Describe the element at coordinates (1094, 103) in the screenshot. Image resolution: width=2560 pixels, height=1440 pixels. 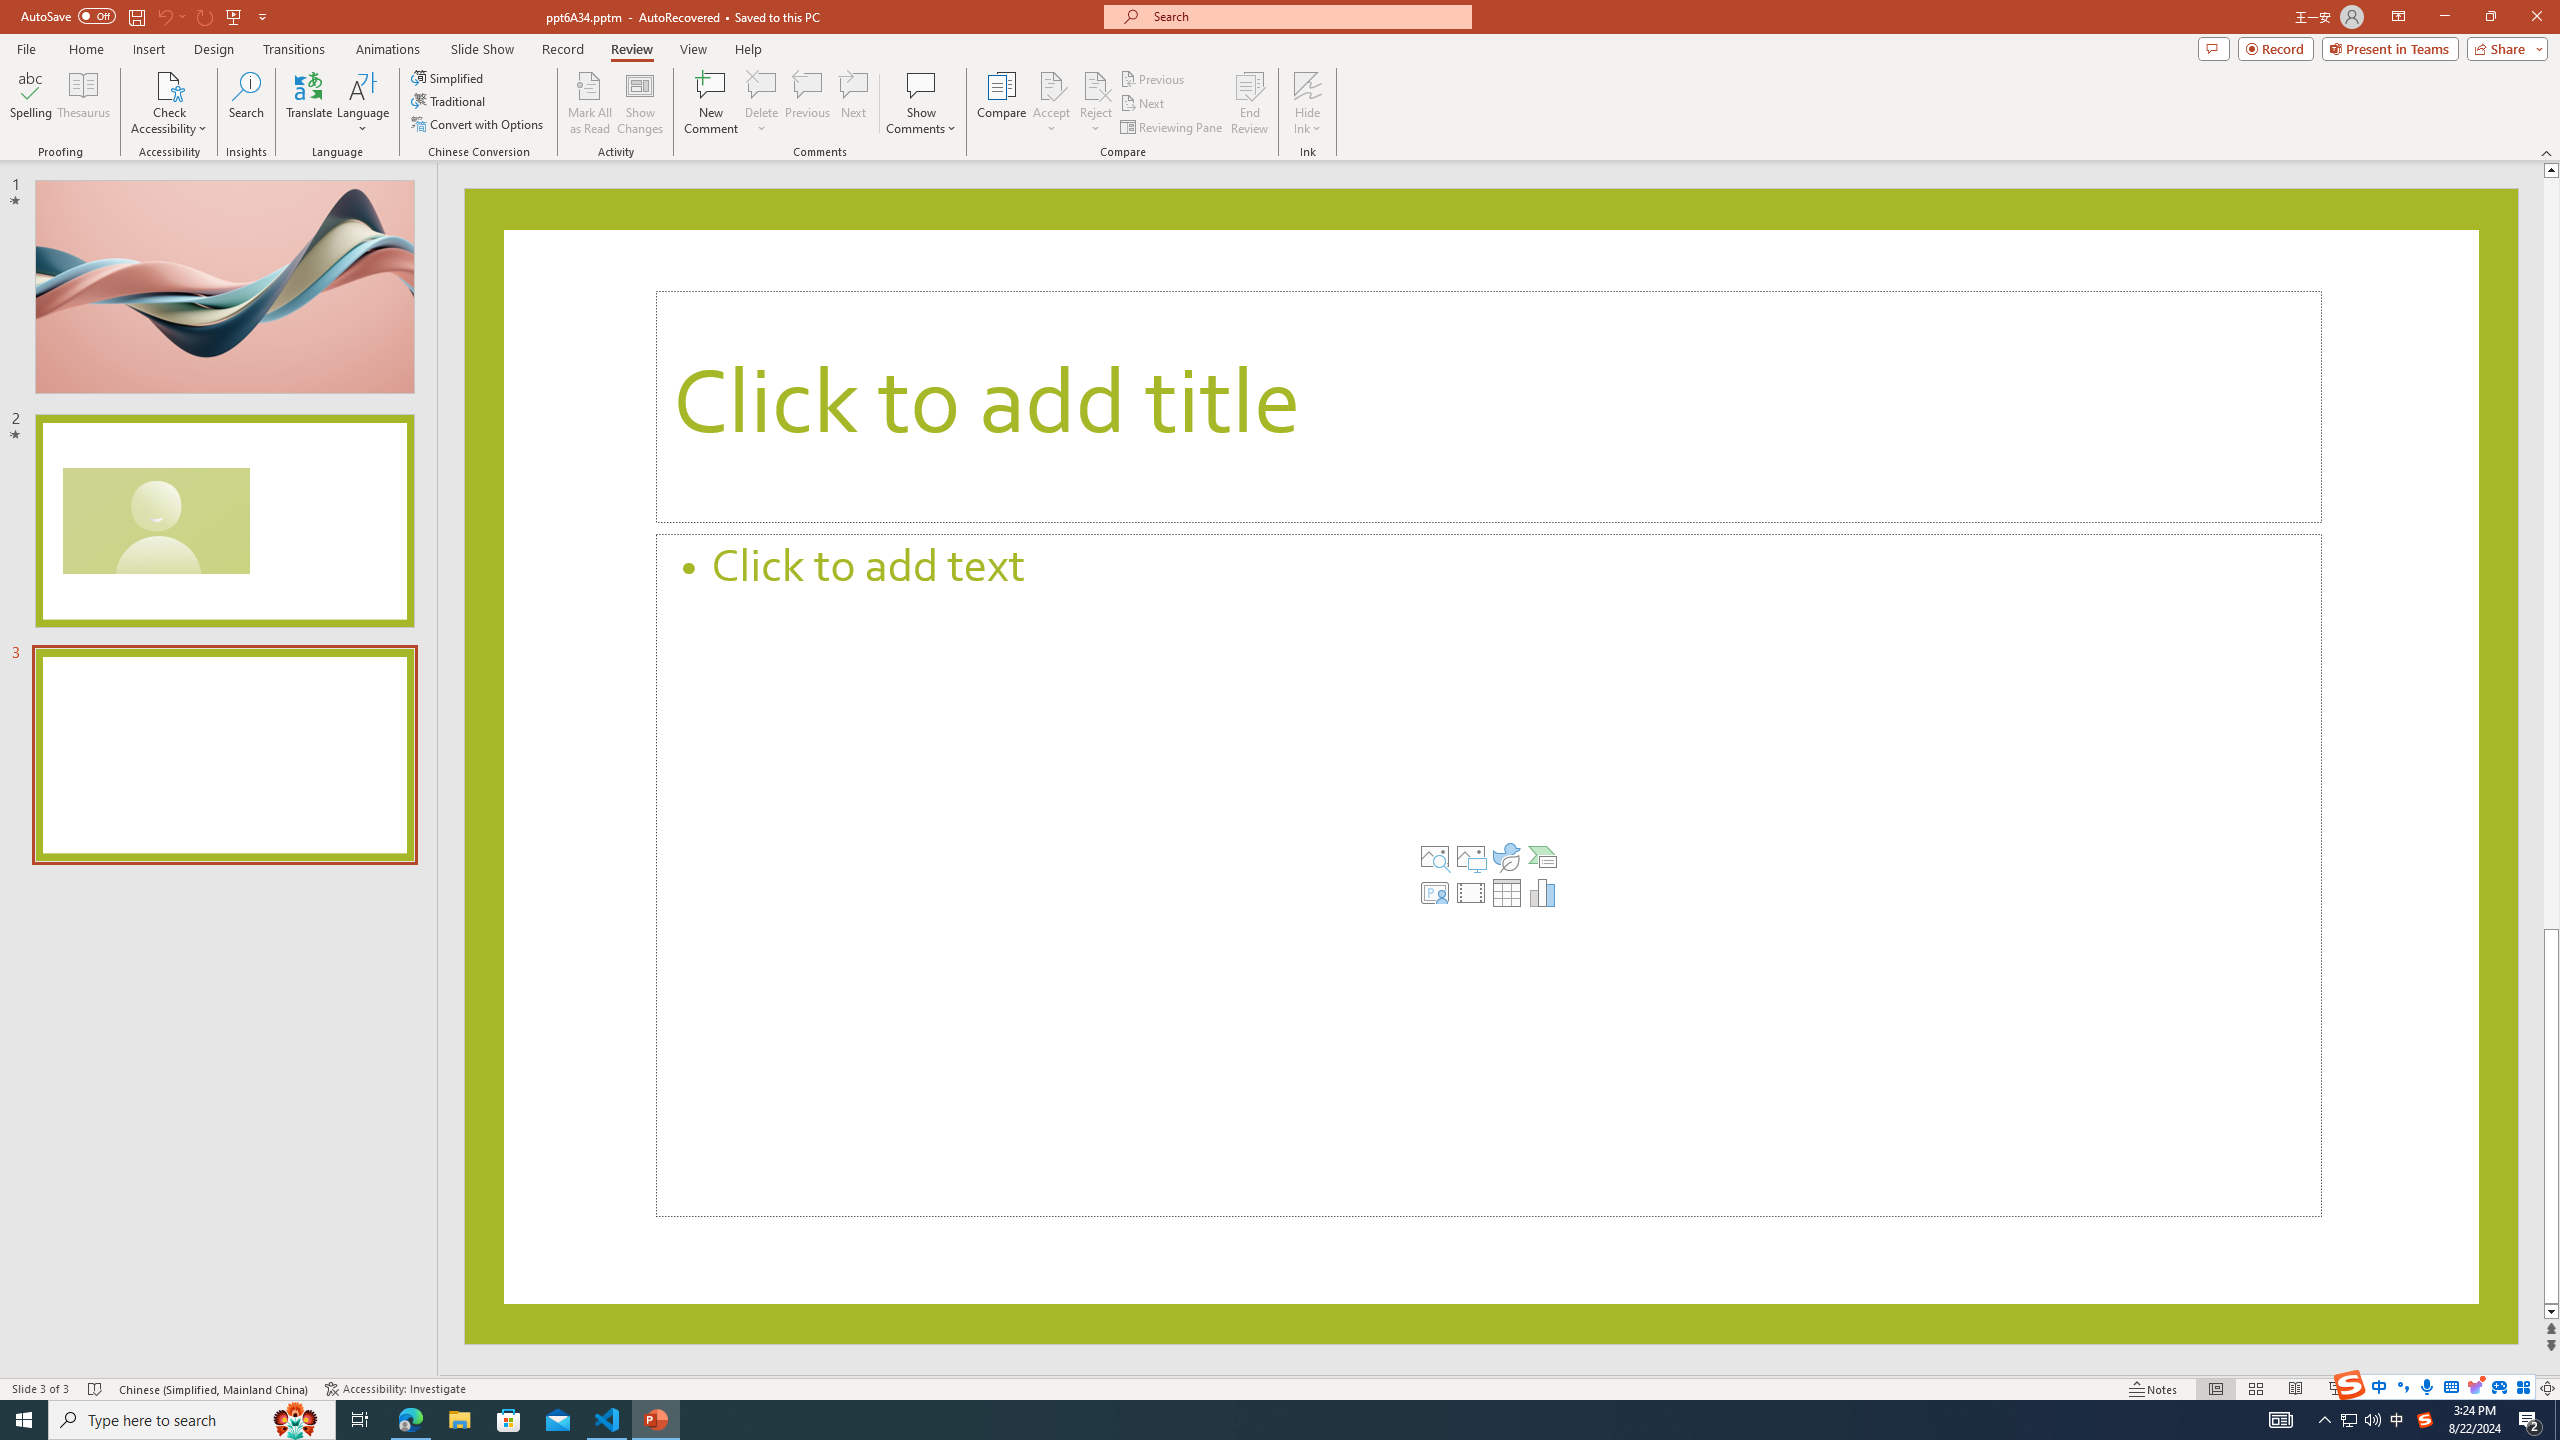
I see `'Reject'` at that location.